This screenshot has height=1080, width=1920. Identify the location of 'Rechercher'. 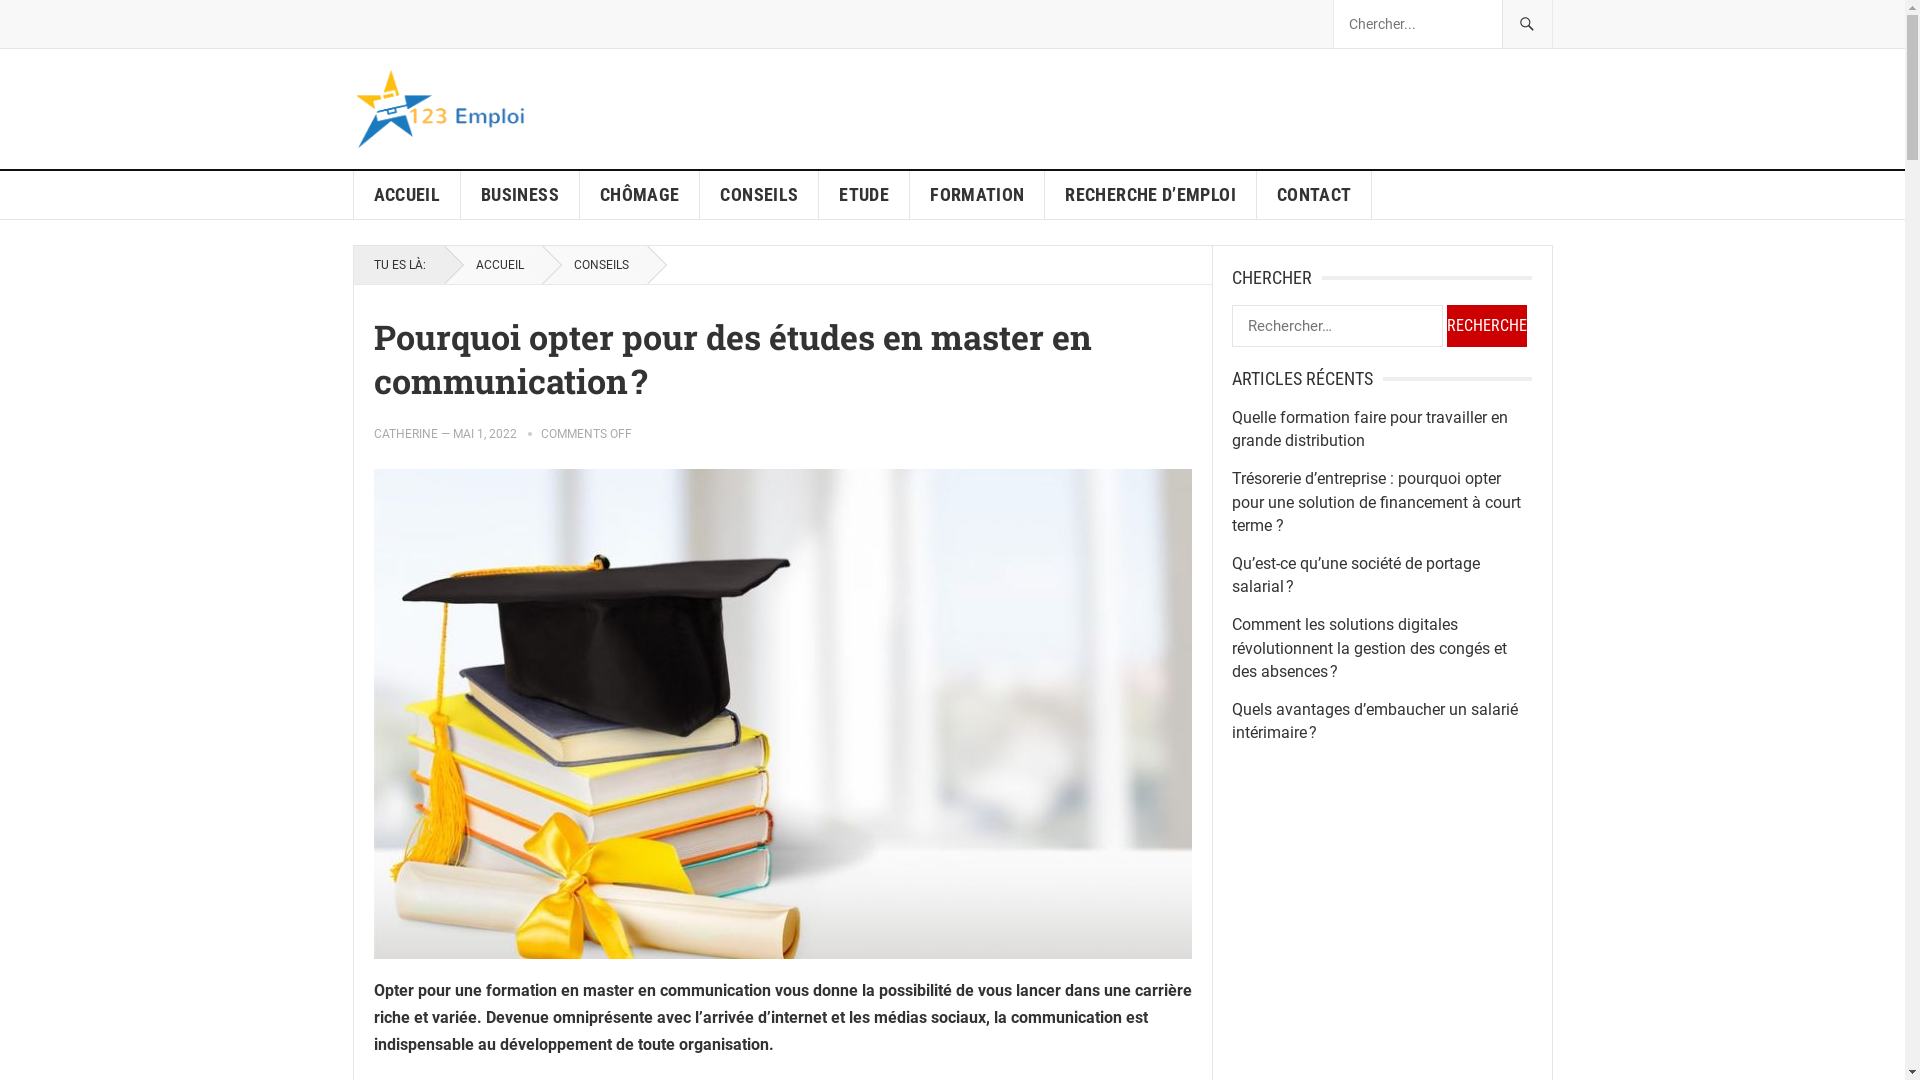
(1486, 325).